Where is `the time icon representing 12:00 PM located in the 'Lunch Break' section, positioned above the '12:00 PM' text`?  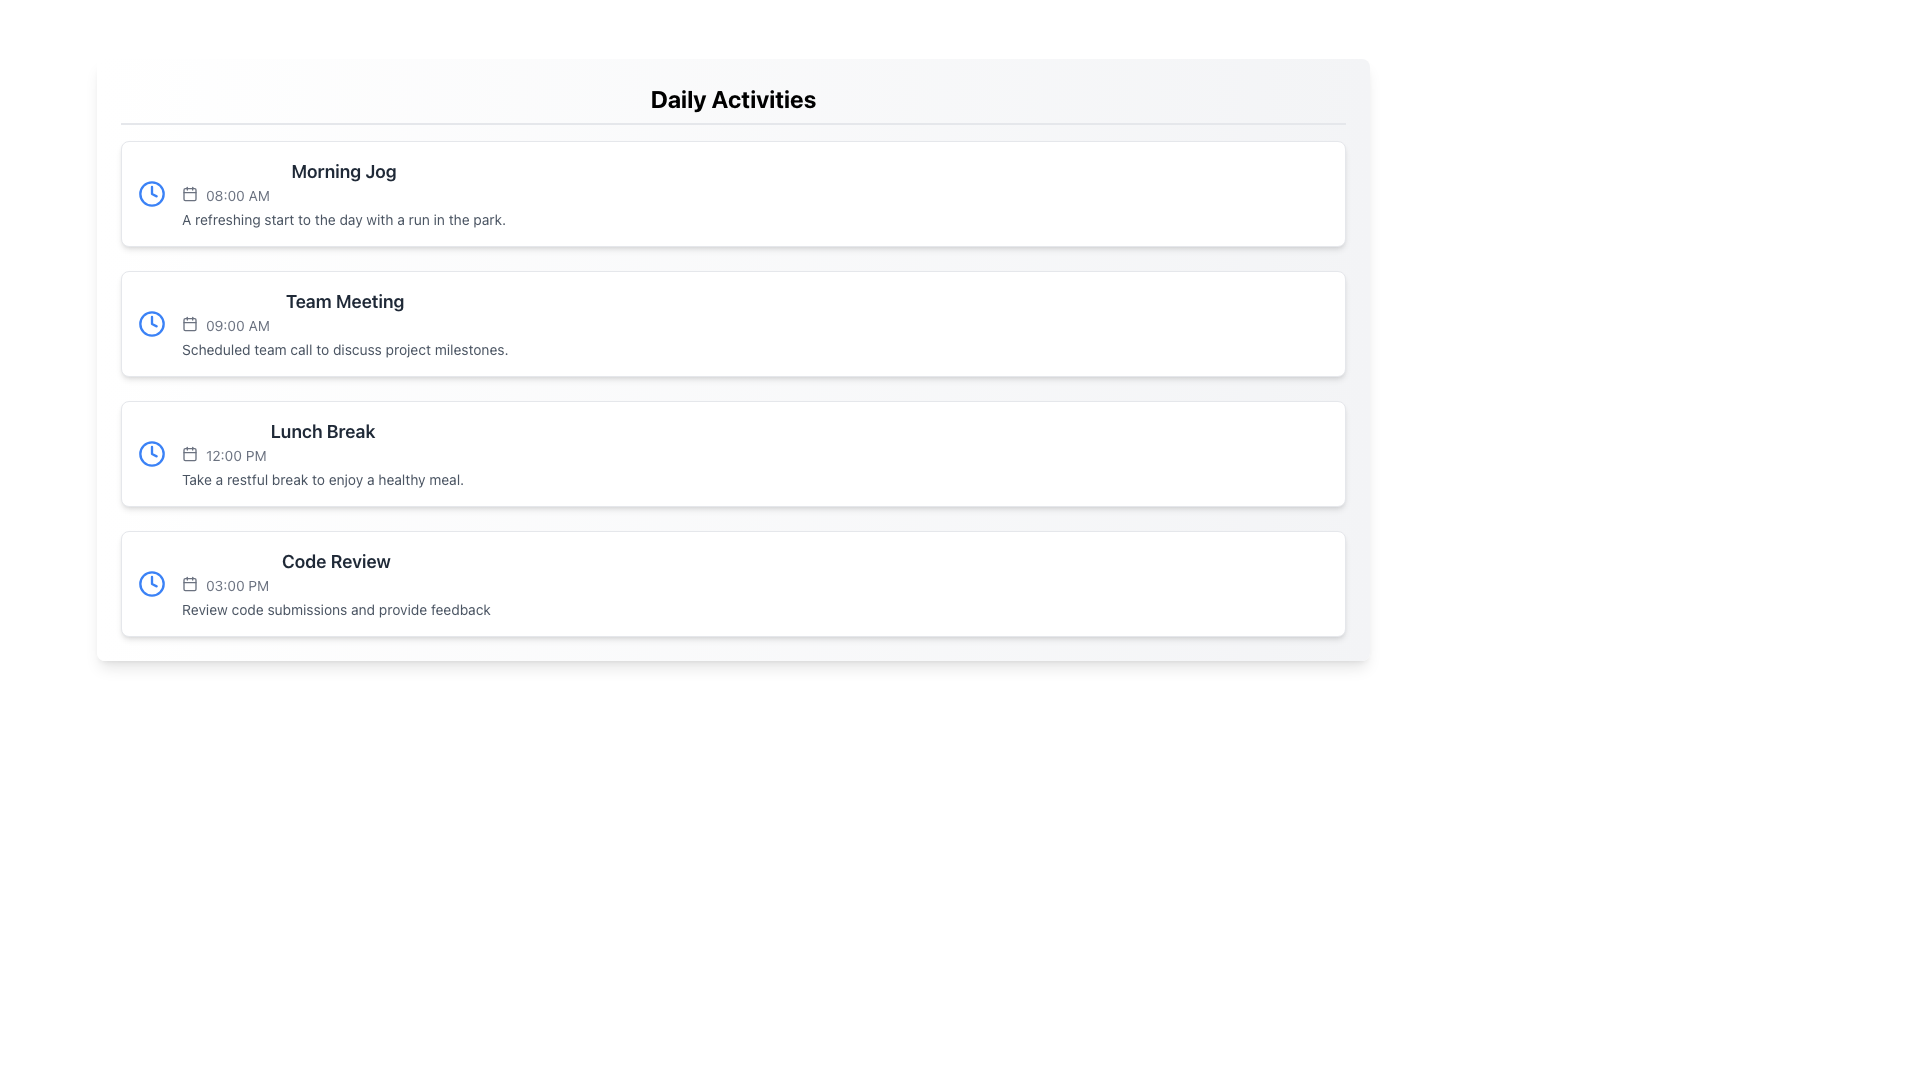 the time icon representing 12:00 PM located in the 'Lunch Break' section, positioned above the '12:00 PM' text is located at coordinates (151, 454).